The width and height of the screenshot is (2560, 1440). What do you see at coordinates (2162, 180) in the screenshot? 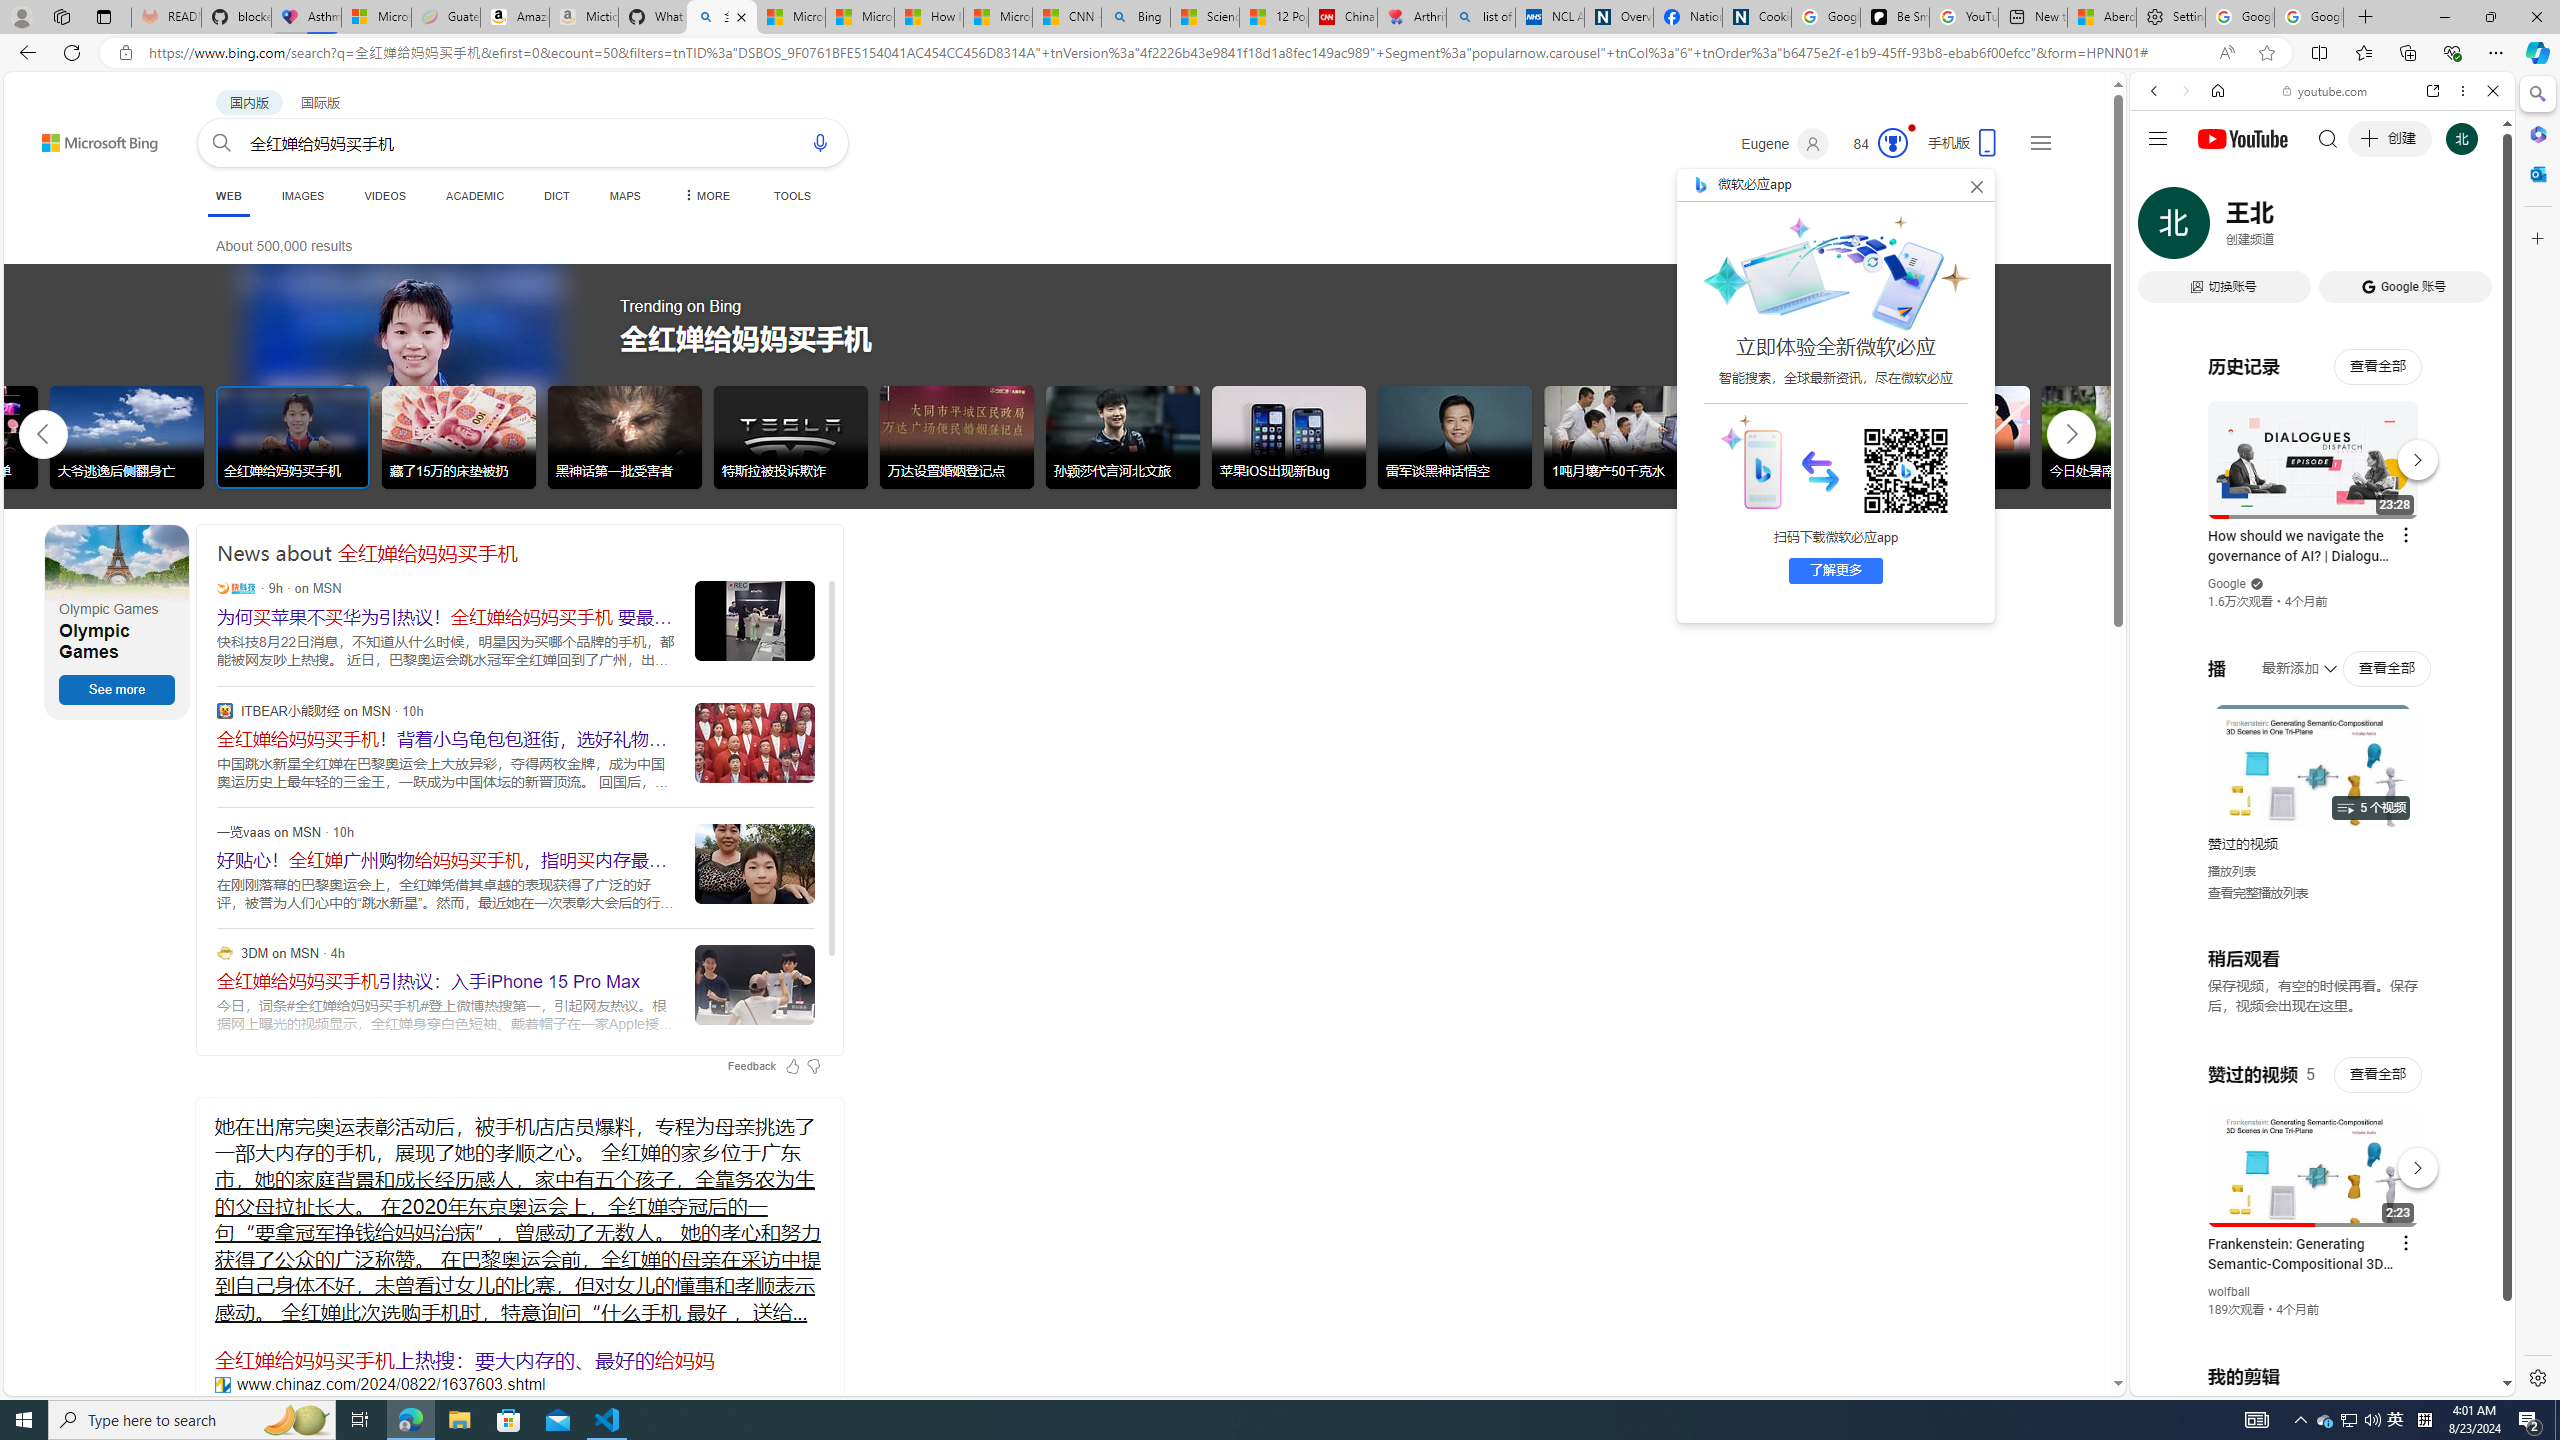
I see `'Web scope'` at bounding box center [2162, 180].